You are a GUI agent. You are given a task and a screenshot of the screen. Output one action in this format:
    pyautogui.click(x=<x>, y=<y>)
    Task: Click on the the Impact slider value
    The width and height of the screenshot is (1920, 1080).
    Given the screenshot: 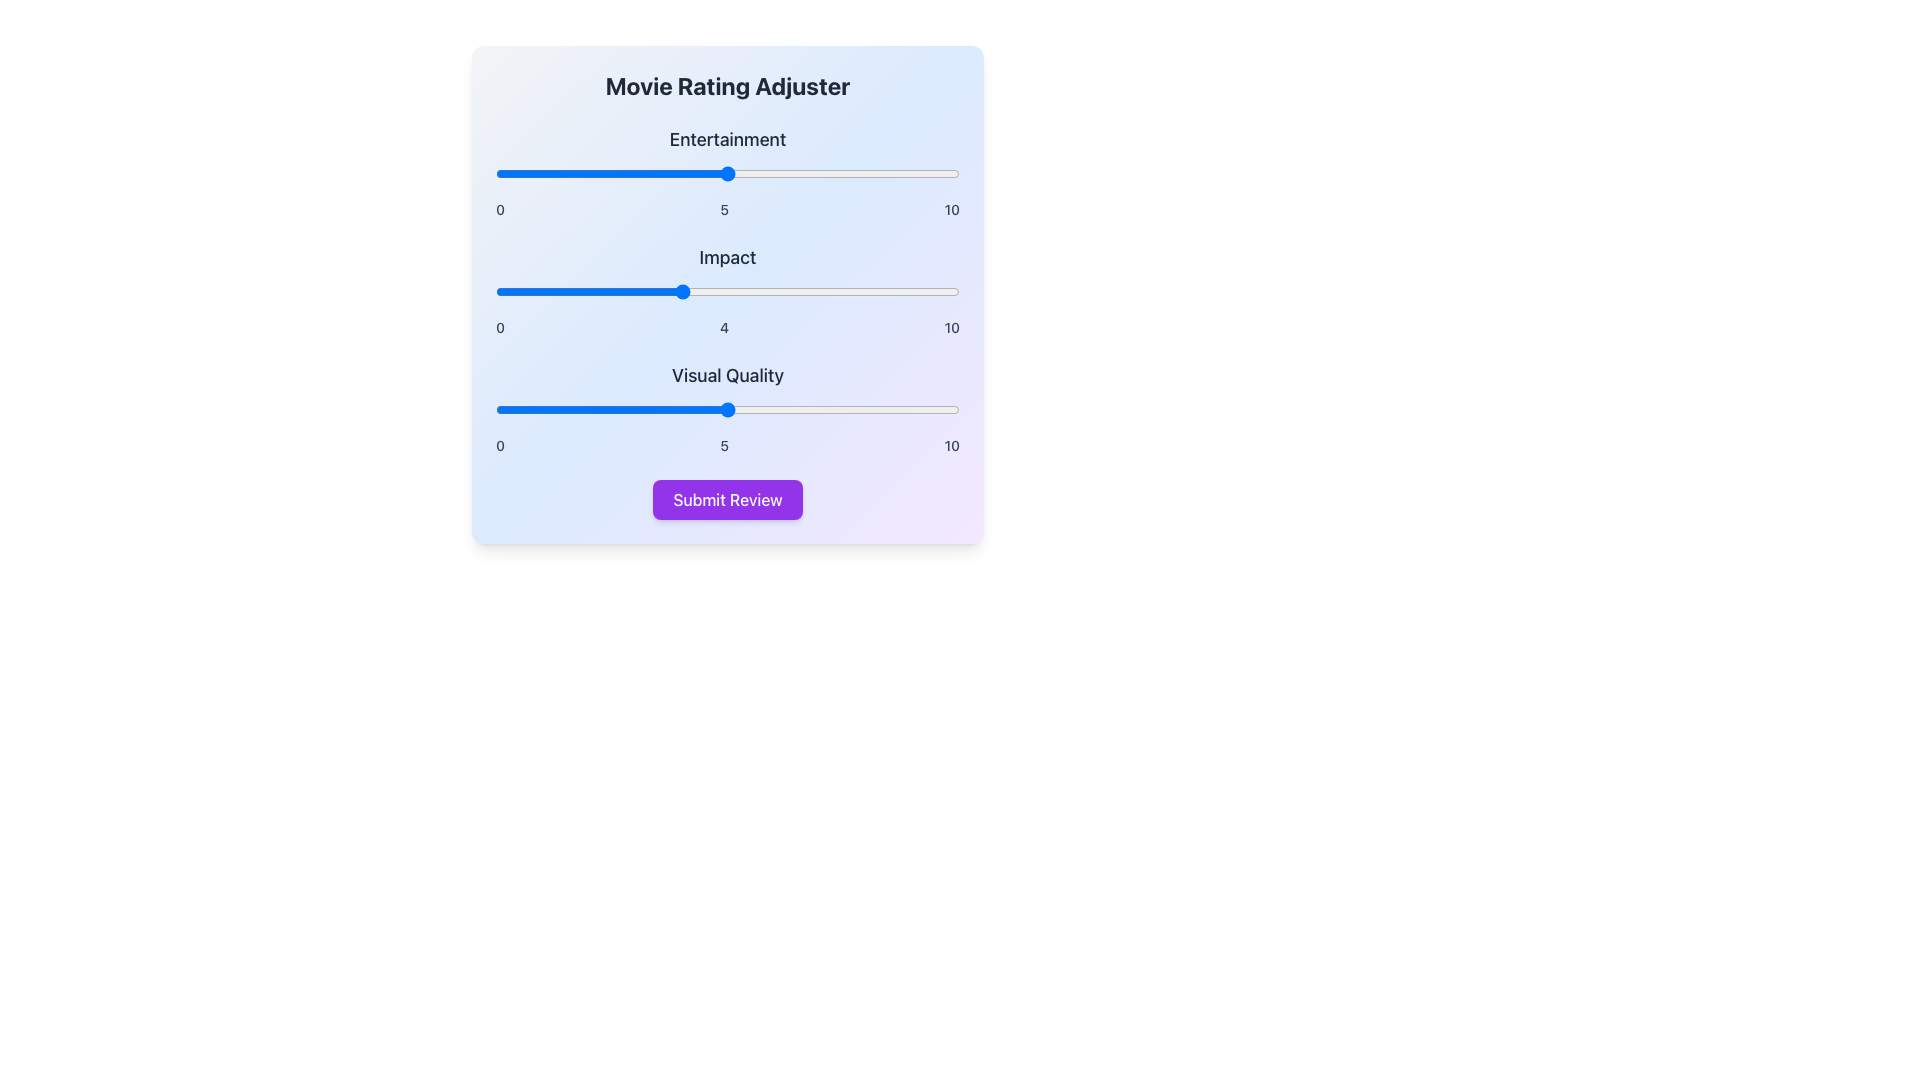 What is the action you would take?
    pyautogui.click(x=495, y=292)
    